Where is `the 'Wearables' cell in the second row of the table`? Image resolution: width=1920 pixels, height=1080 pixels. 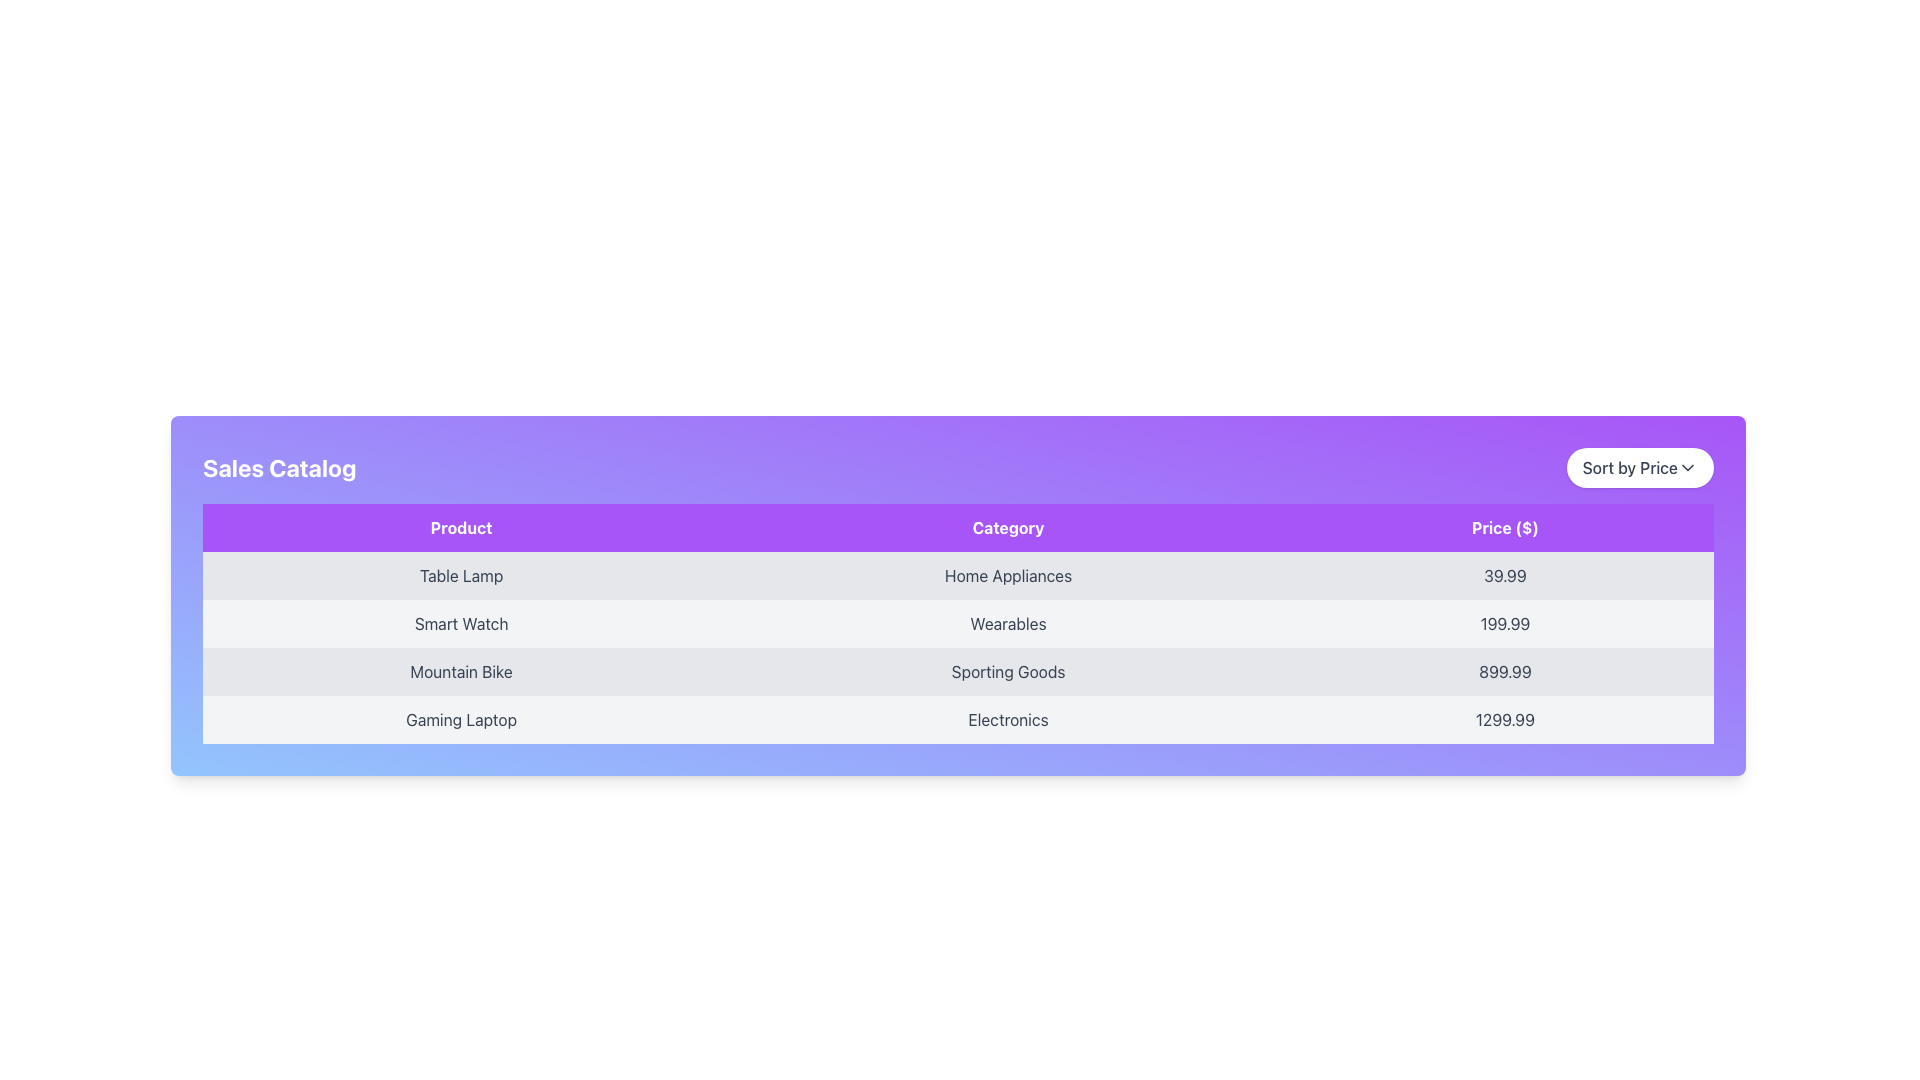
the 'Wearables' cell in the second row of the table is located at coordinates (957, 623).